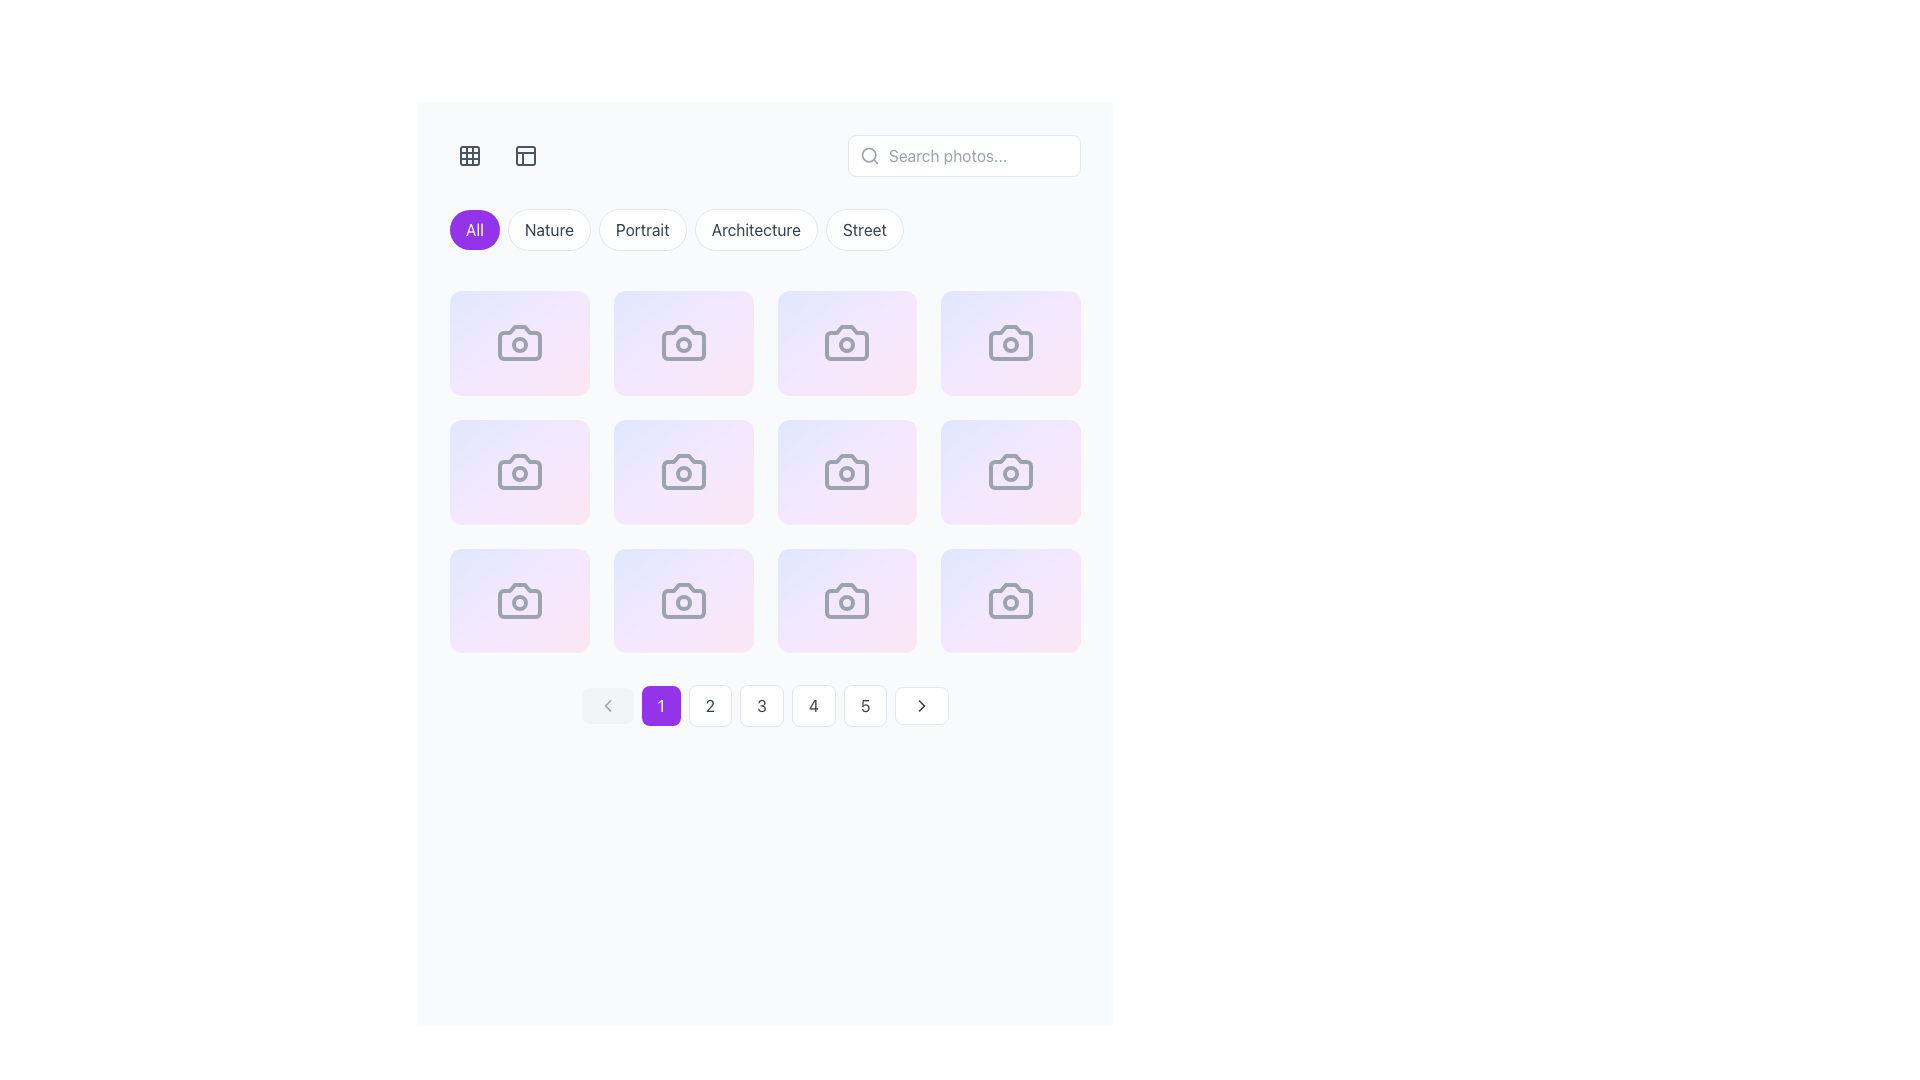 This screenshot has height=1080, width=1920. Describe the element at coordinates (864, 229) in the screenshot. I see `the 'Street' button, which has a rounded rectangular shape with a white background and gray text` at that location.